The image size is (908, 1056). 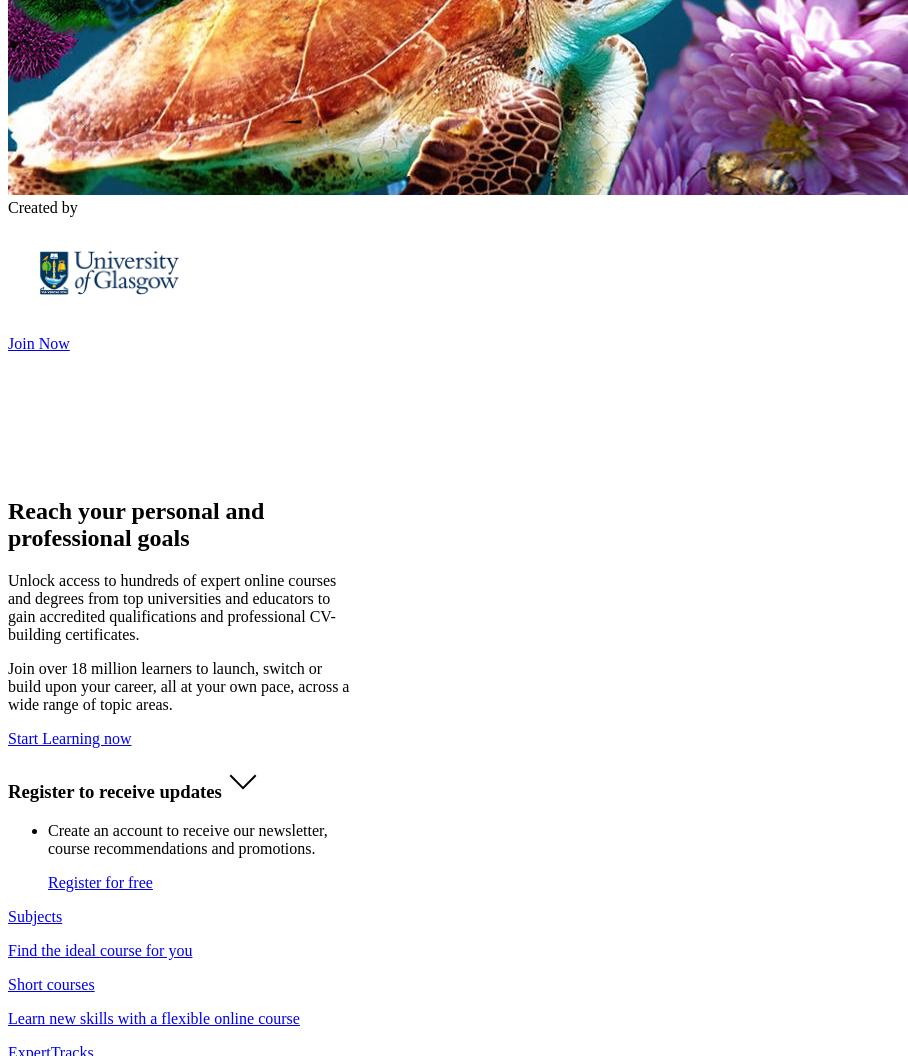 What do you see at coordinates (6, 1017) in the screenshot?
I see `'Learn new skills with a flexible online course'` at bounding box center [6, 1017].